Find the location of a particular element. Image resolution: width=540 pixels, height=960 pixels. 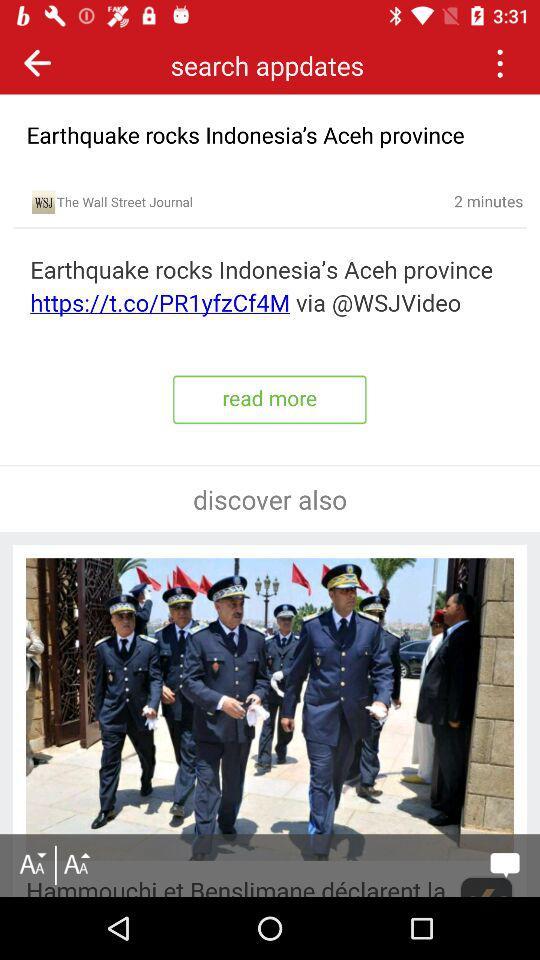

back face is located at coordinates (37, 62).